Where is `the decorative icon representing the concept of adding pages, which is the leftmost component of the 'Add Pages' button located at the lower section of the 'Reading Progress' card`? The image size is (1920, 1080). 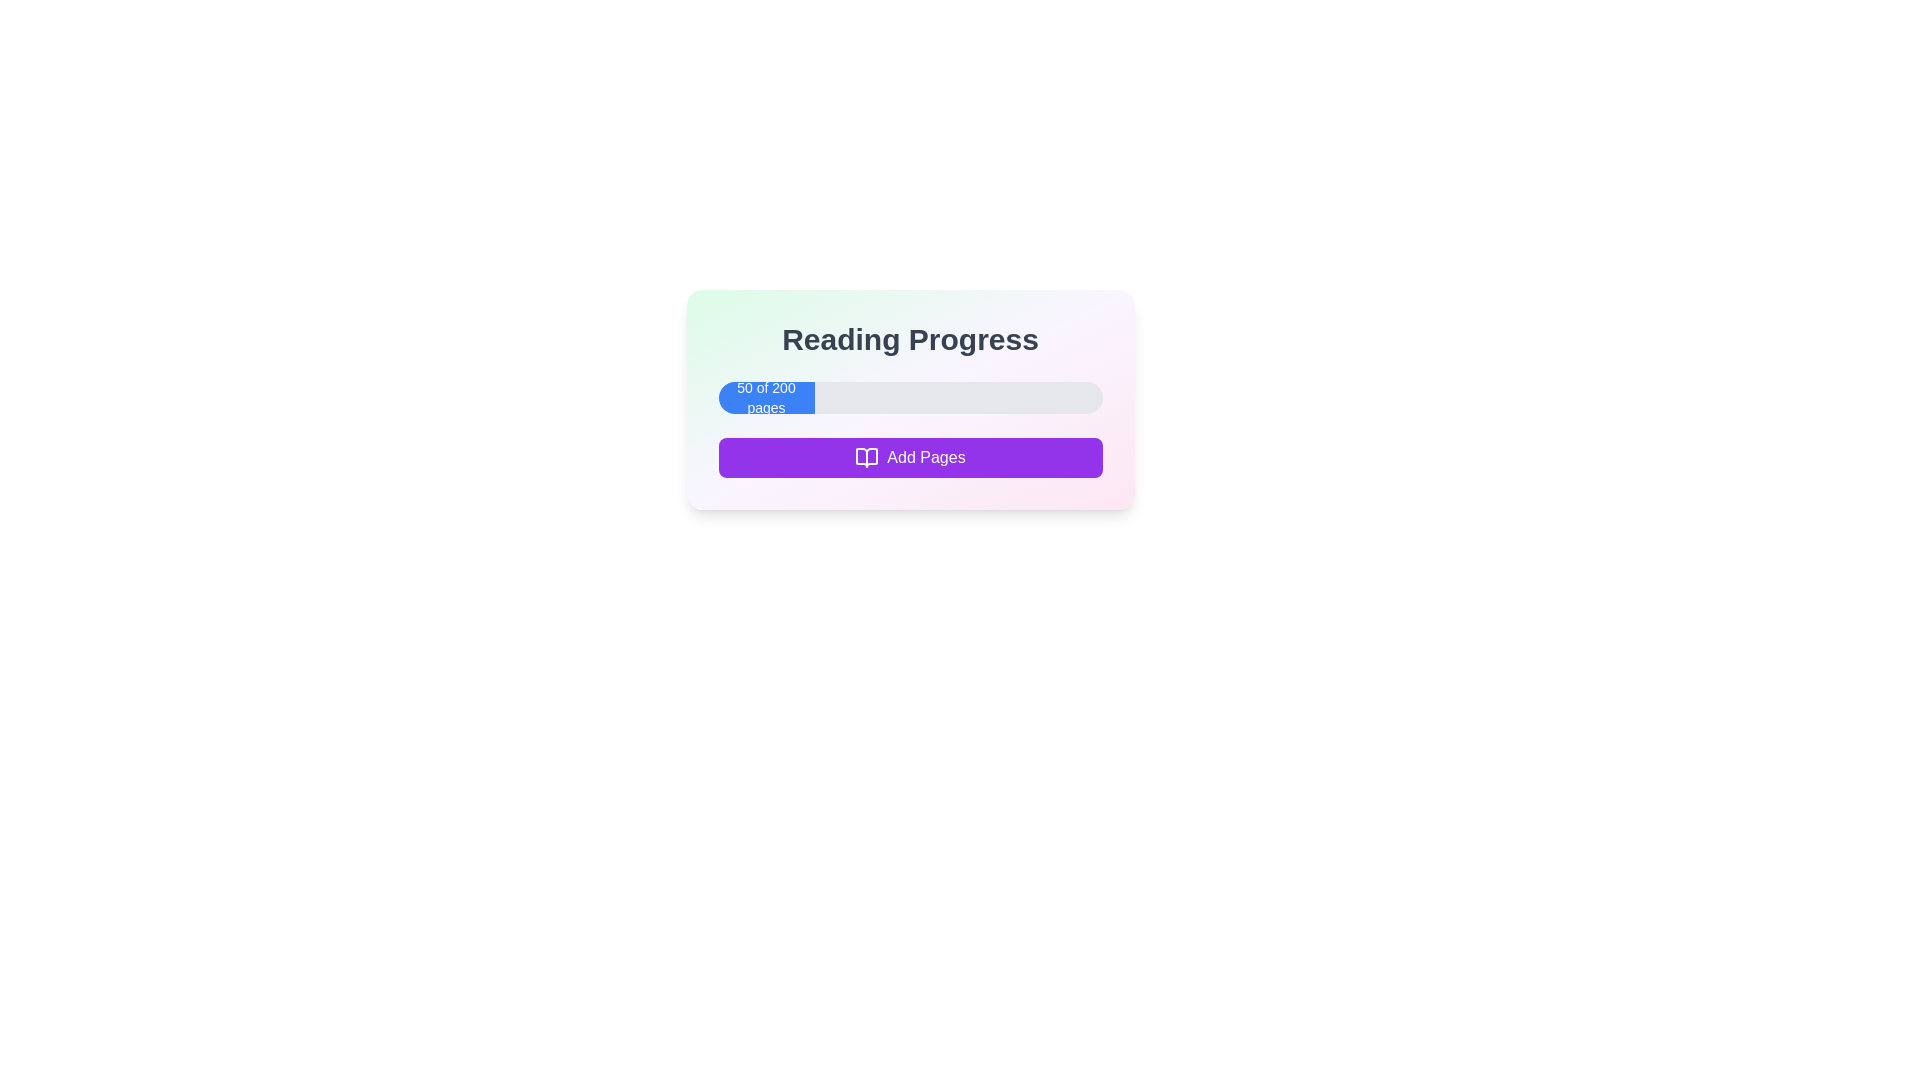
the decorative icon representing the concept of adding pages, which is the leftmost component of the 'Add Pages' button located at the lower section of the 'Reading Progress' card is located at coordinates (867, 458).